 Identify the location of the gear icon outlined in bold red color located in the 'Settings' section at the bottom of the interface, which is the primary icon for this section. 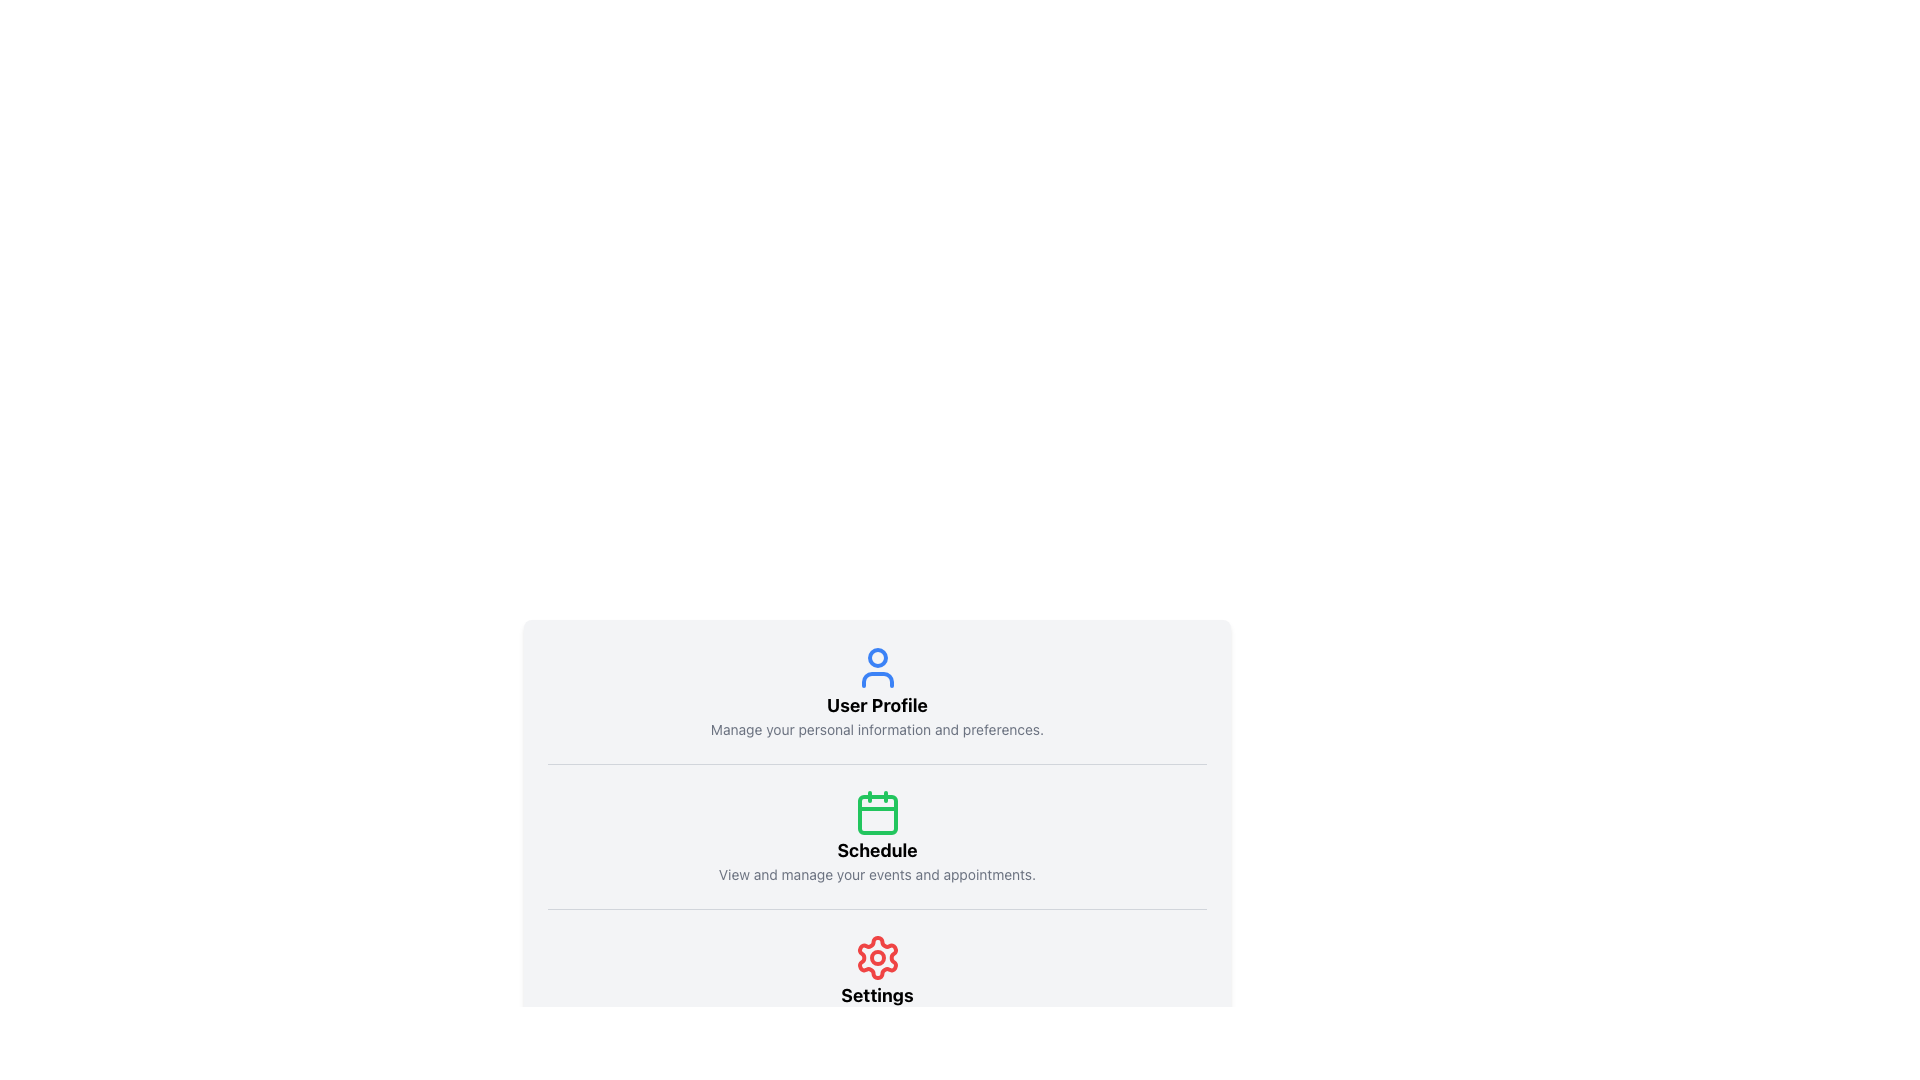
(877, 956).